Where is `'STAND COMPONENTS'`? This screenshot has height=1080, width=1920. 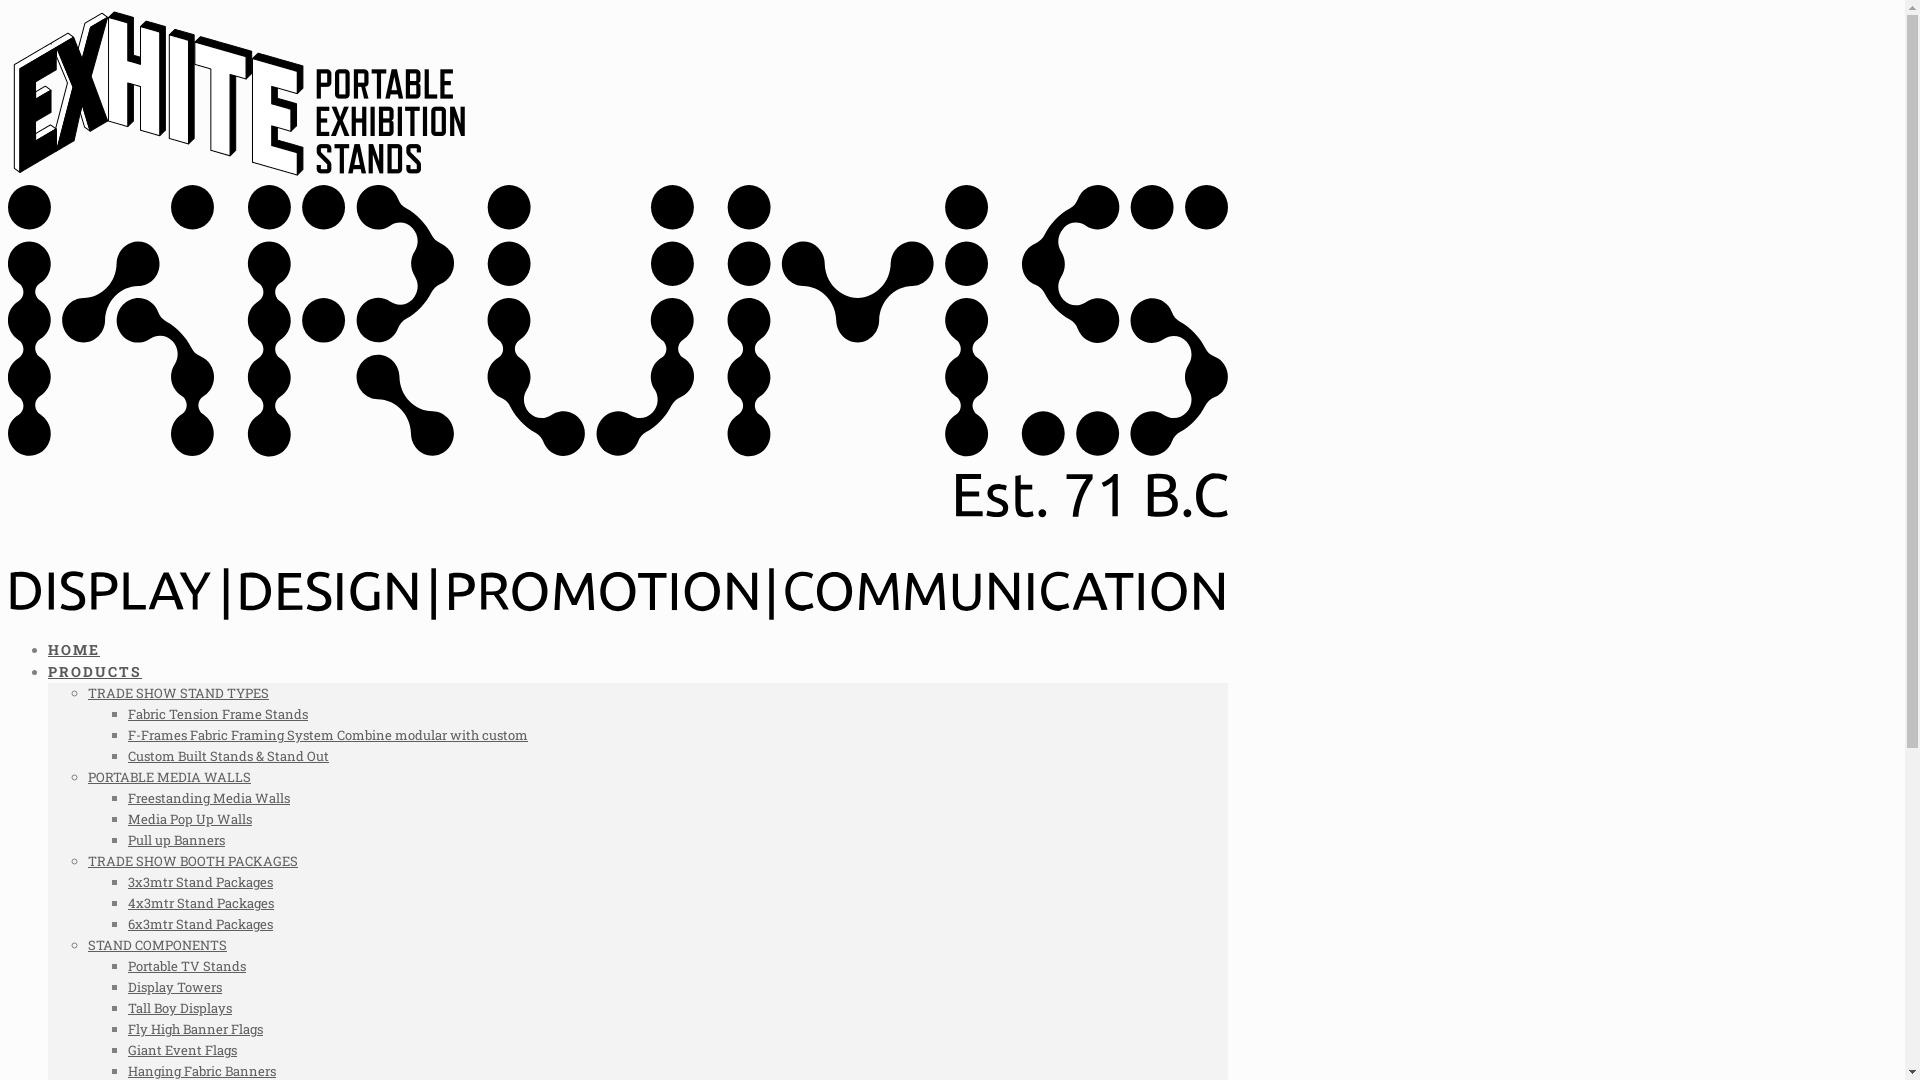
'STAND COMPONENTS' is located at coordinates (156, 945).